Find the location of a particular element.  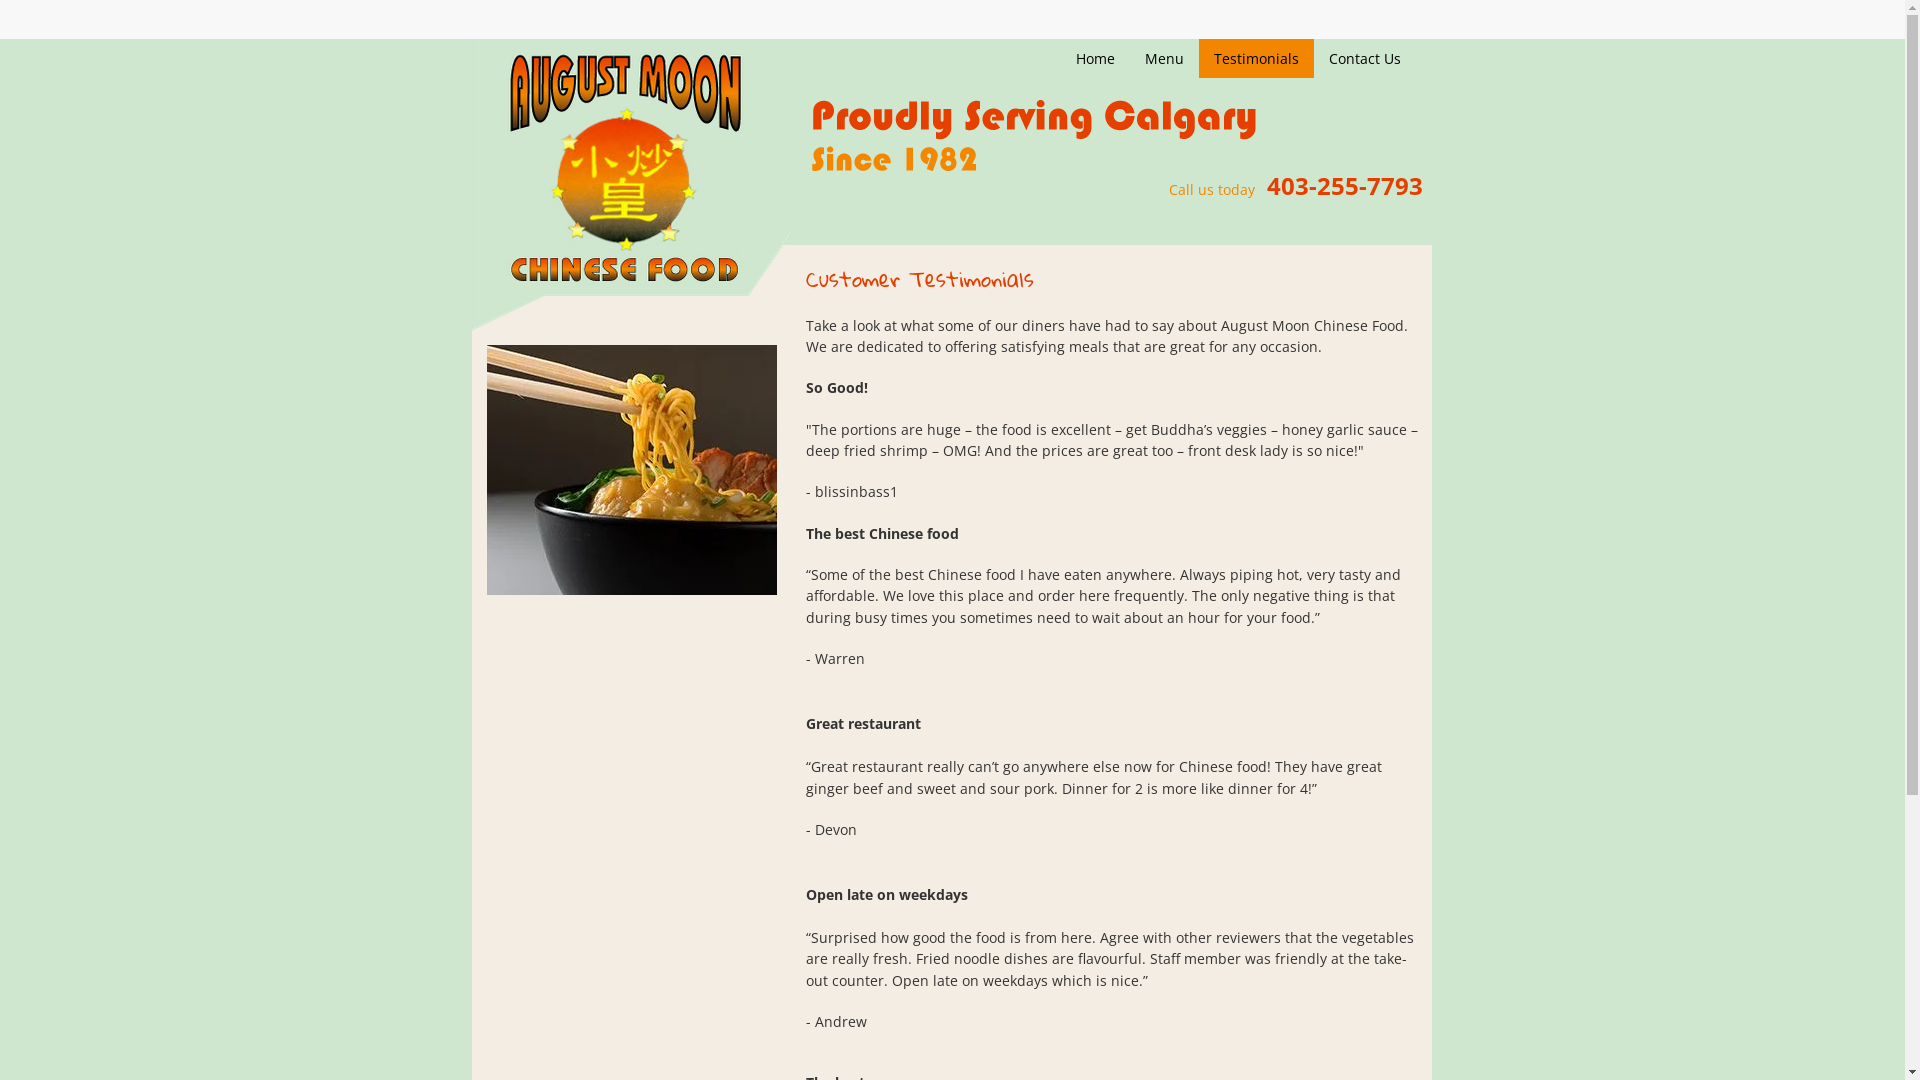

'403-255-7793' is located at coordinates (1344, 189).